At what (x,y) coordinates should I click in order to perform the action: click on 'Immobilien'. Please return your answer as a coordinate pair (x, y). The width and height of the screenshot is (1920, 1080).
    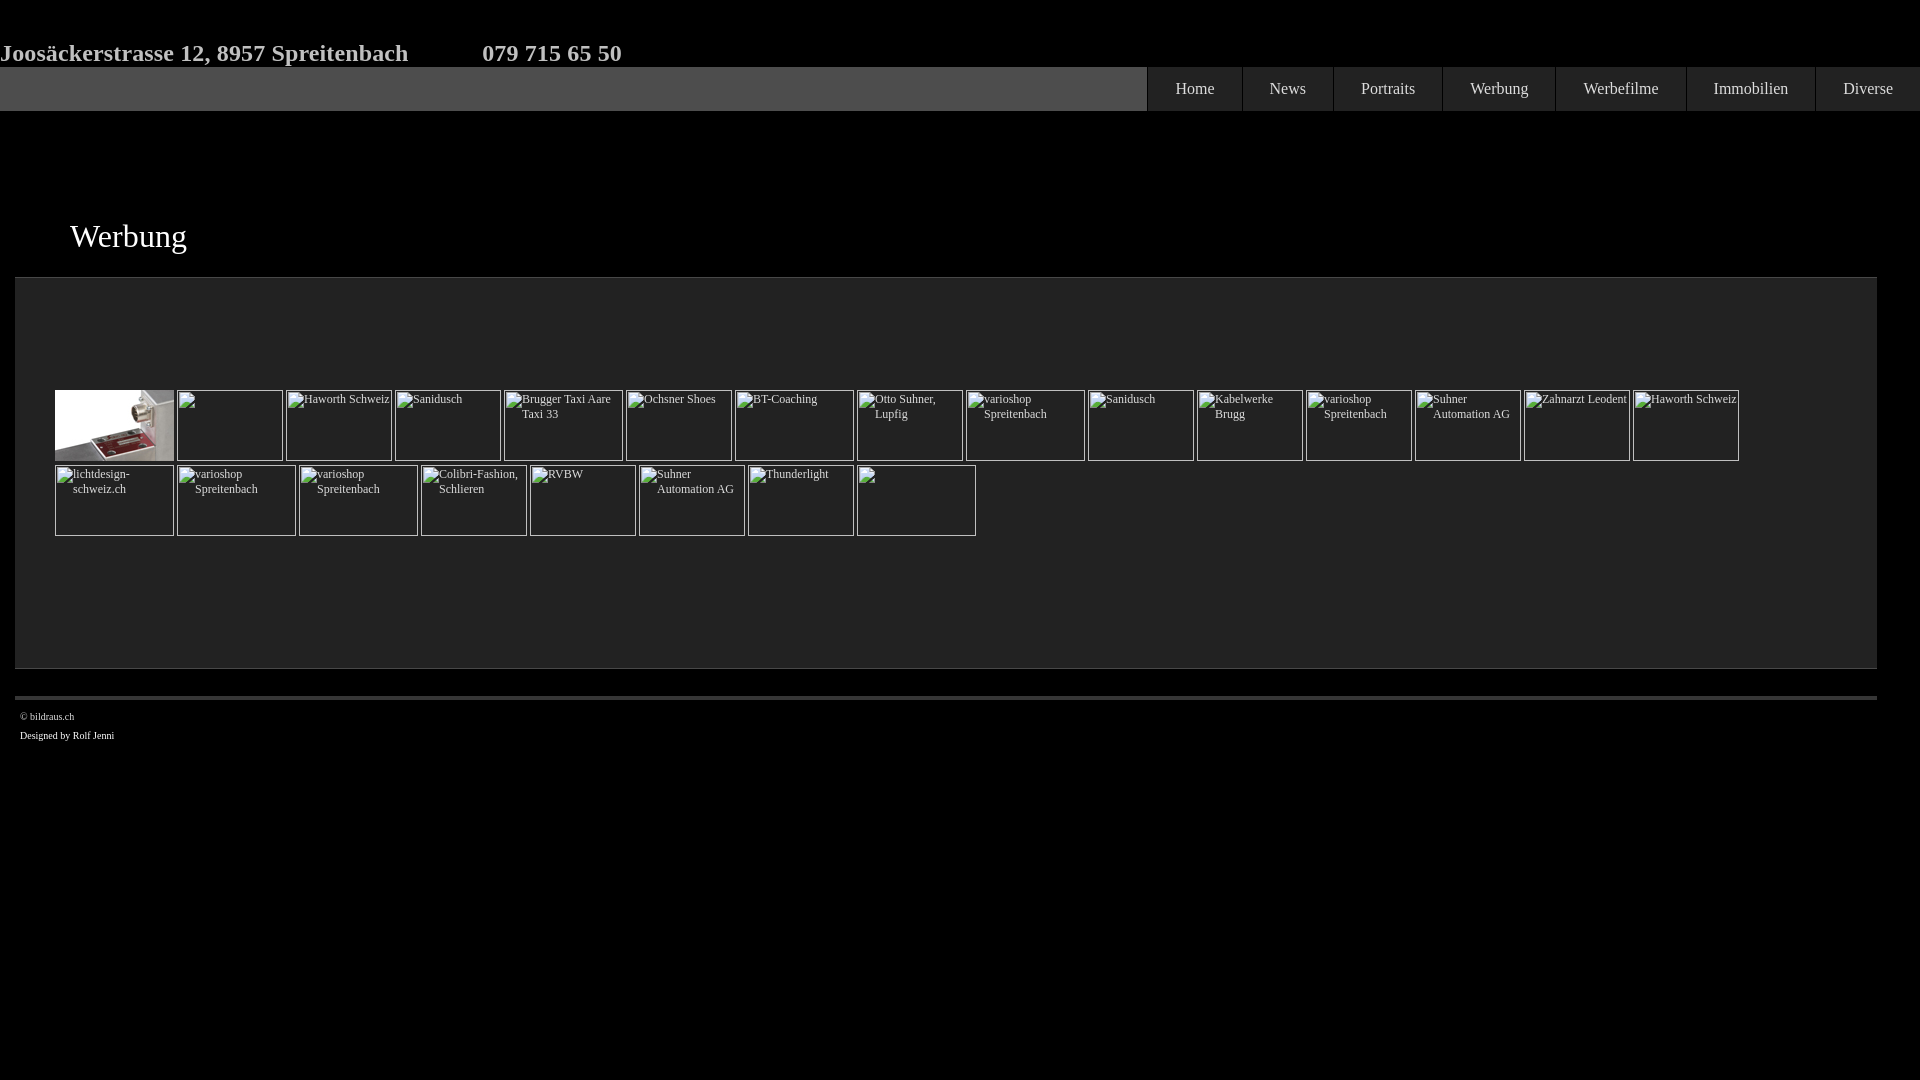
    Looking at the image, I should click on (1684, 87).